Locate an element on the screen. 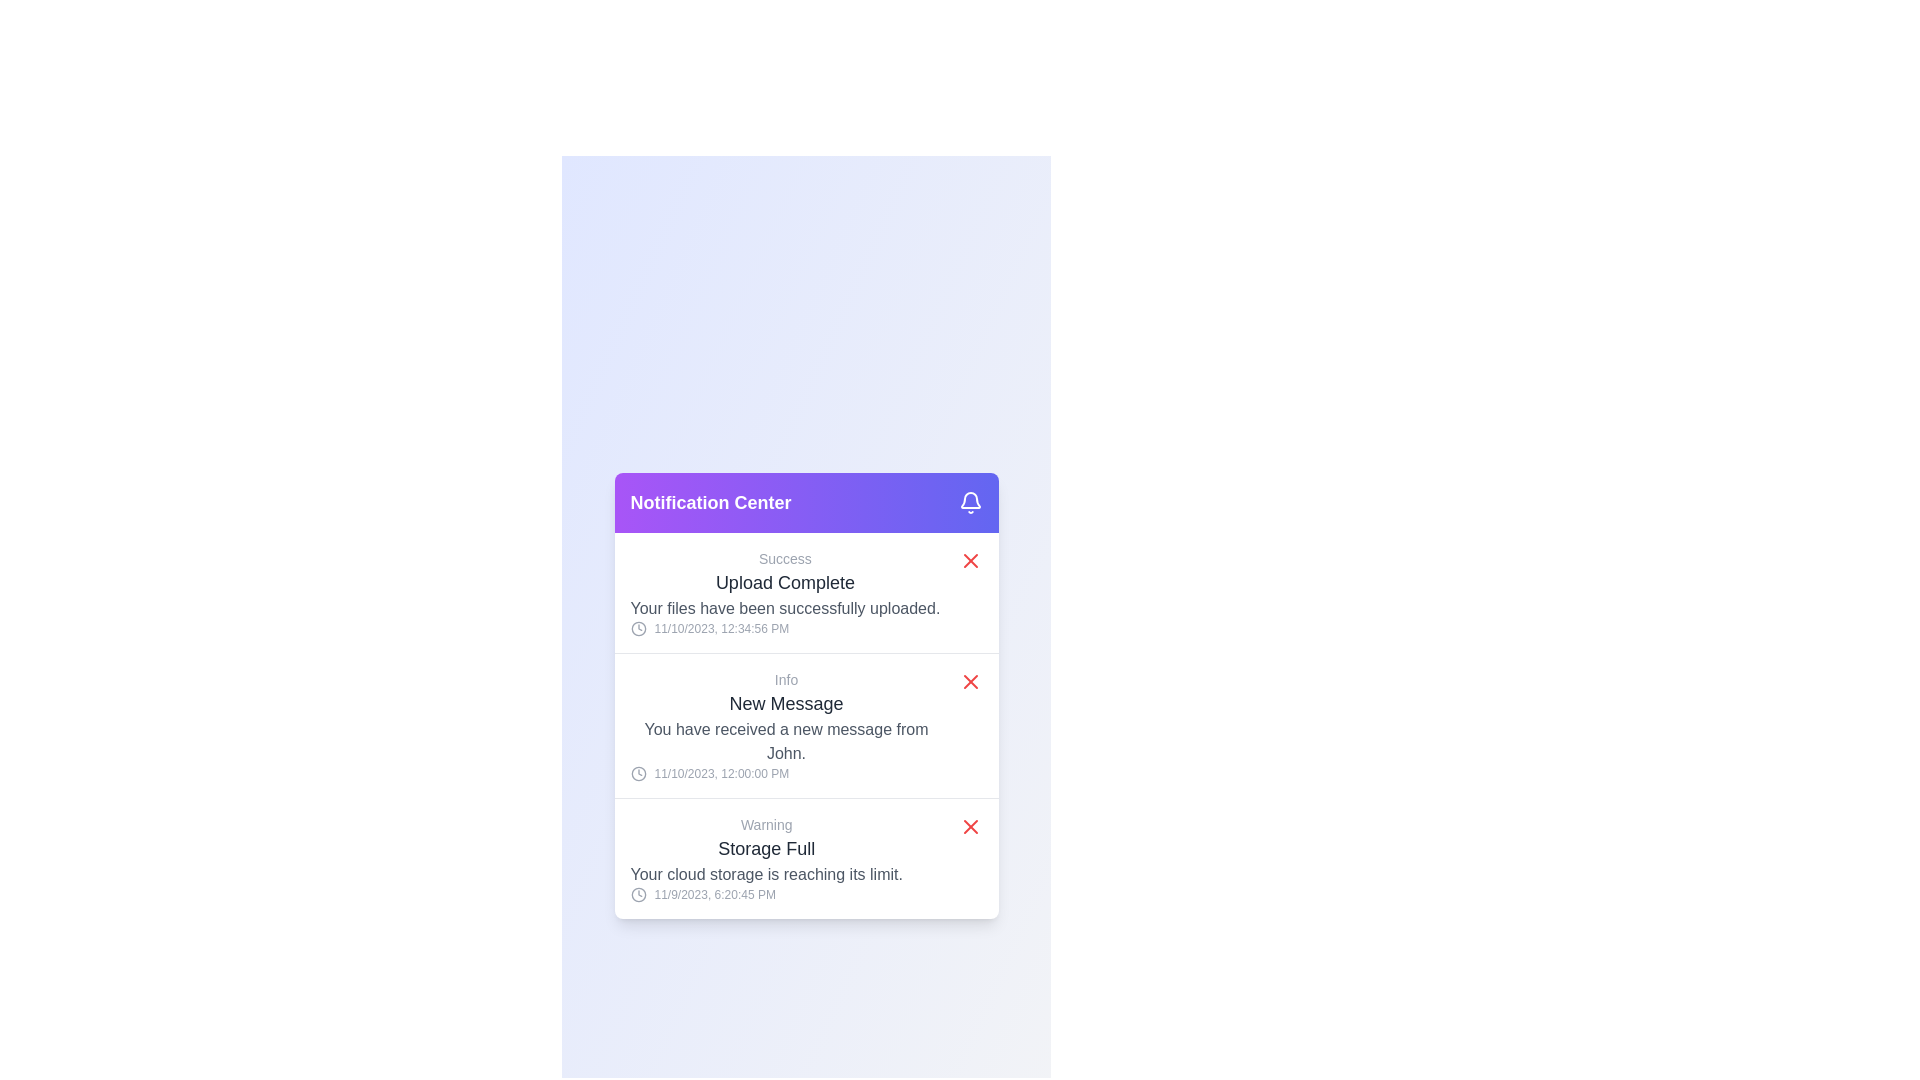 Image resolution: width=1920 pixels, height=1080 pixels. the remove icon button located at the top-right corner of the 'Upload Complete' notification message card is located at coordinates (970, 560).